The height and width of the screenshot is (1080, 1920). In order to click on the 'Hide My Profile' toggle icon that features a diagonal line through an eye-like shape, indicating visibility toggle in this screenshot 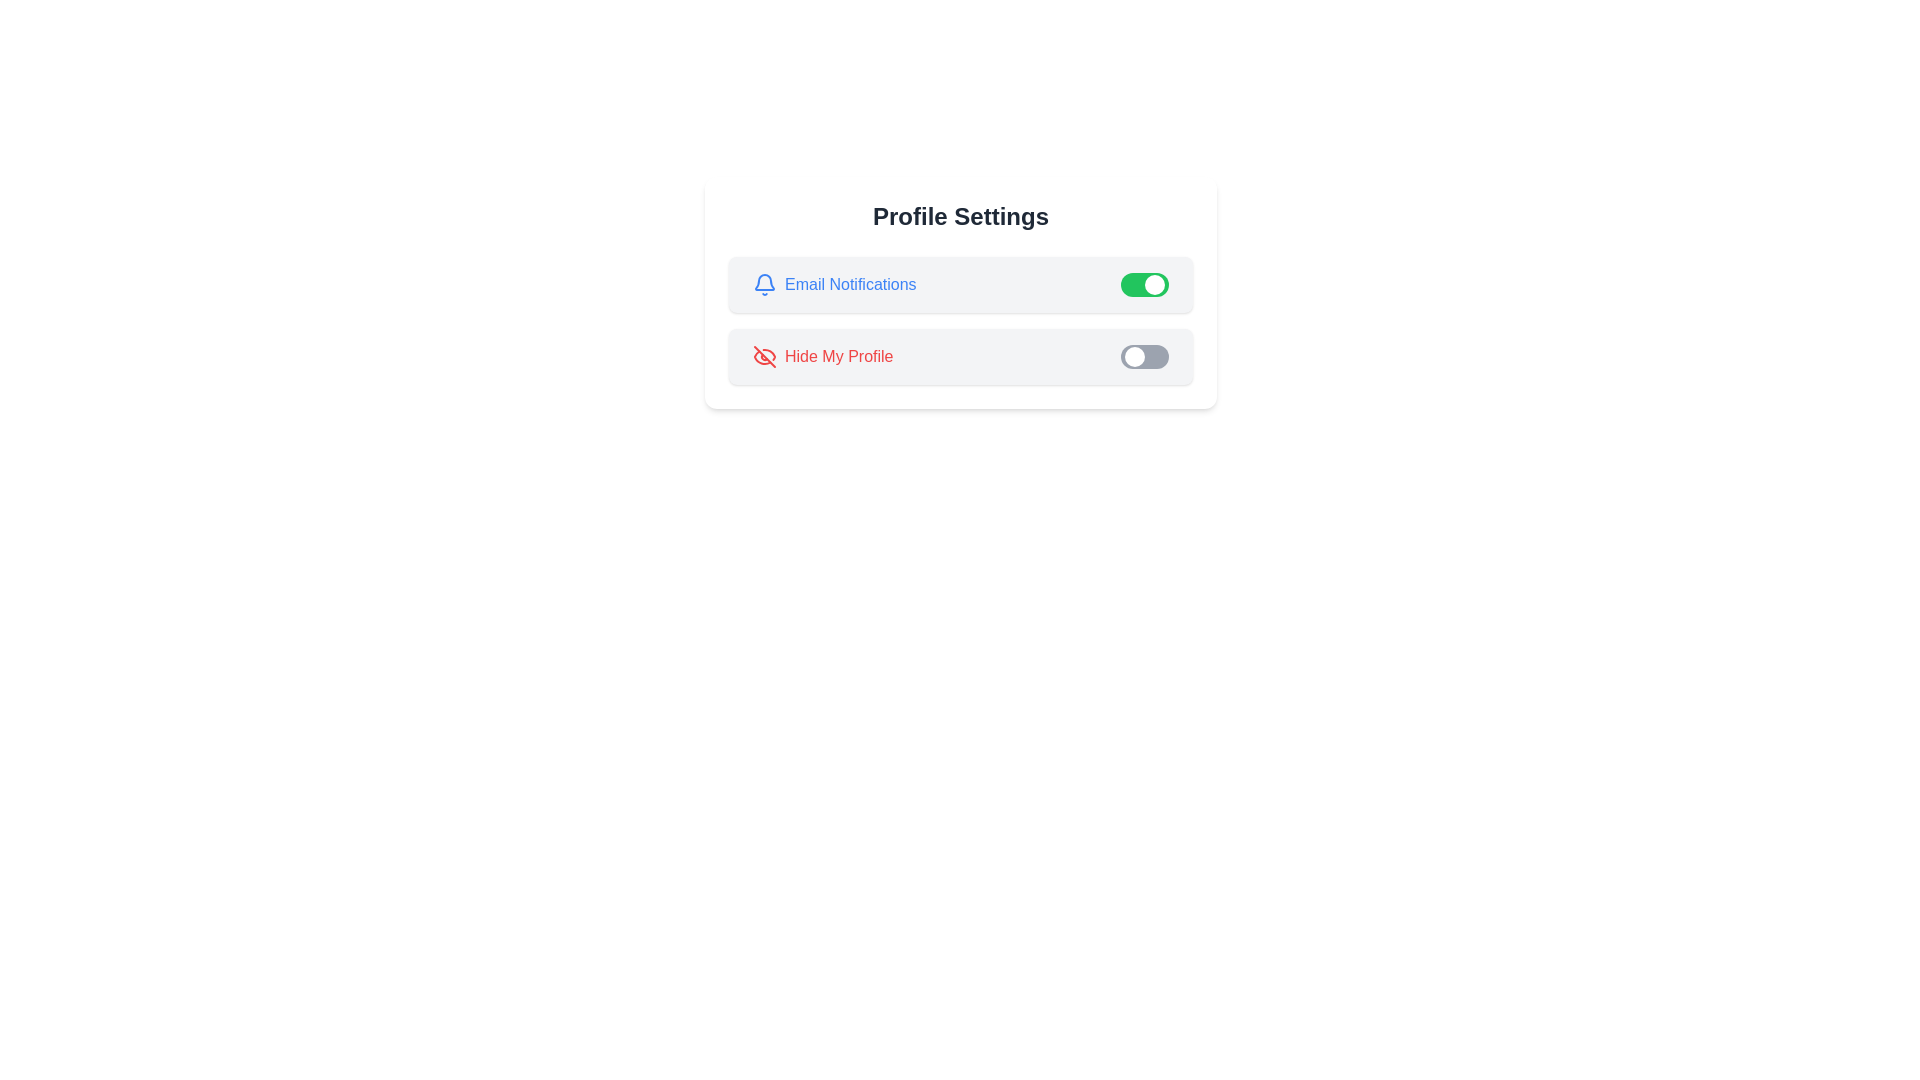, I will do `click(763, 356)`.